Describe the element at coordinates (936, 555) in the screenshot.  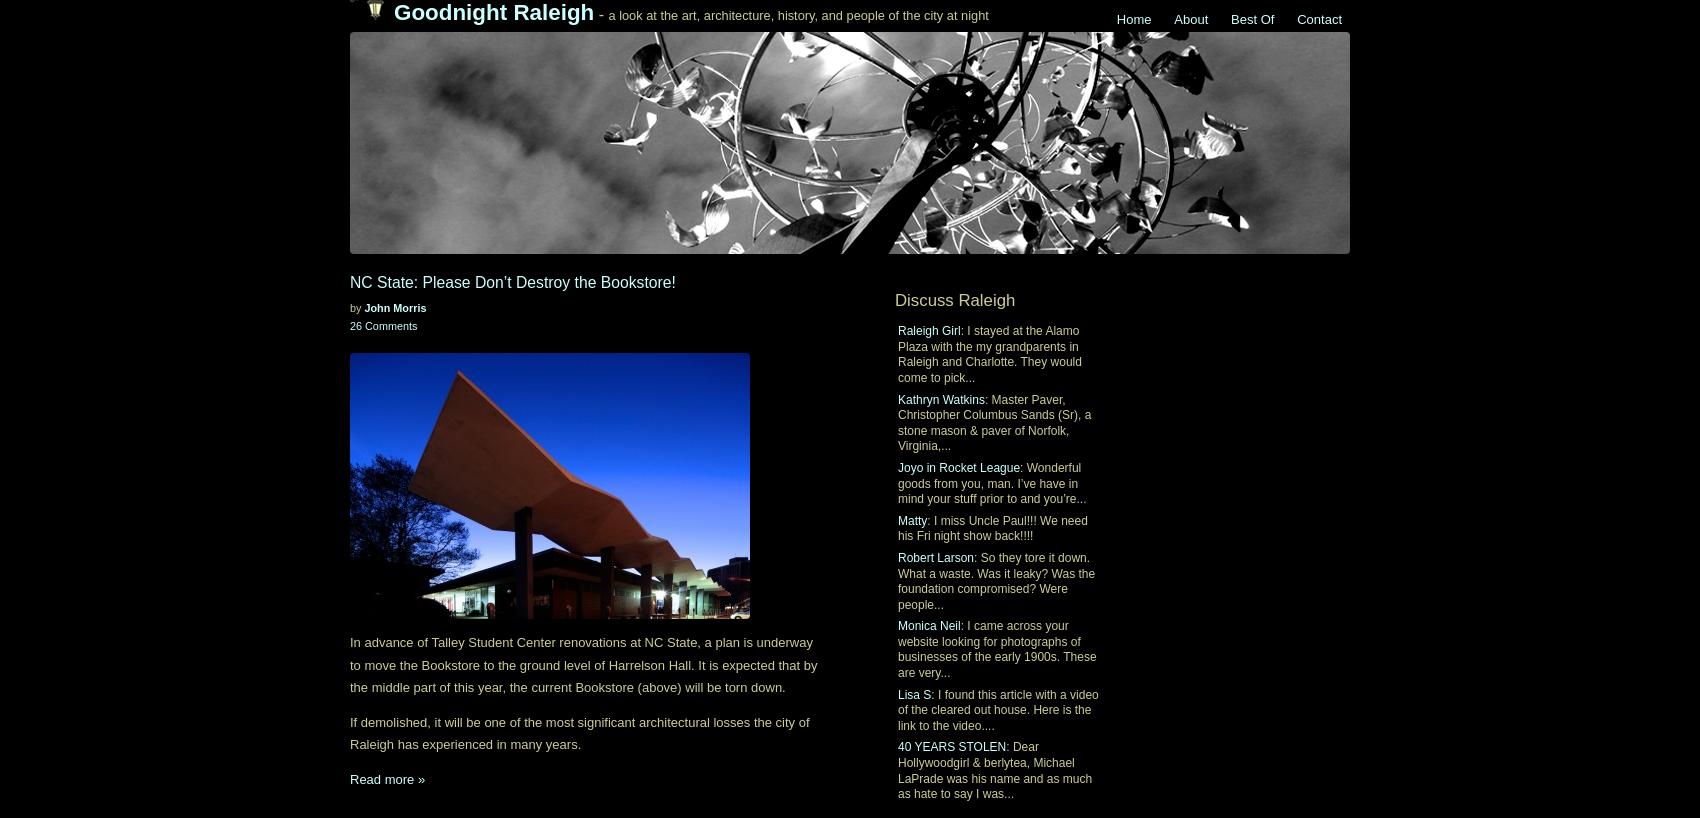
I see `'Robert Larson'` at that location.